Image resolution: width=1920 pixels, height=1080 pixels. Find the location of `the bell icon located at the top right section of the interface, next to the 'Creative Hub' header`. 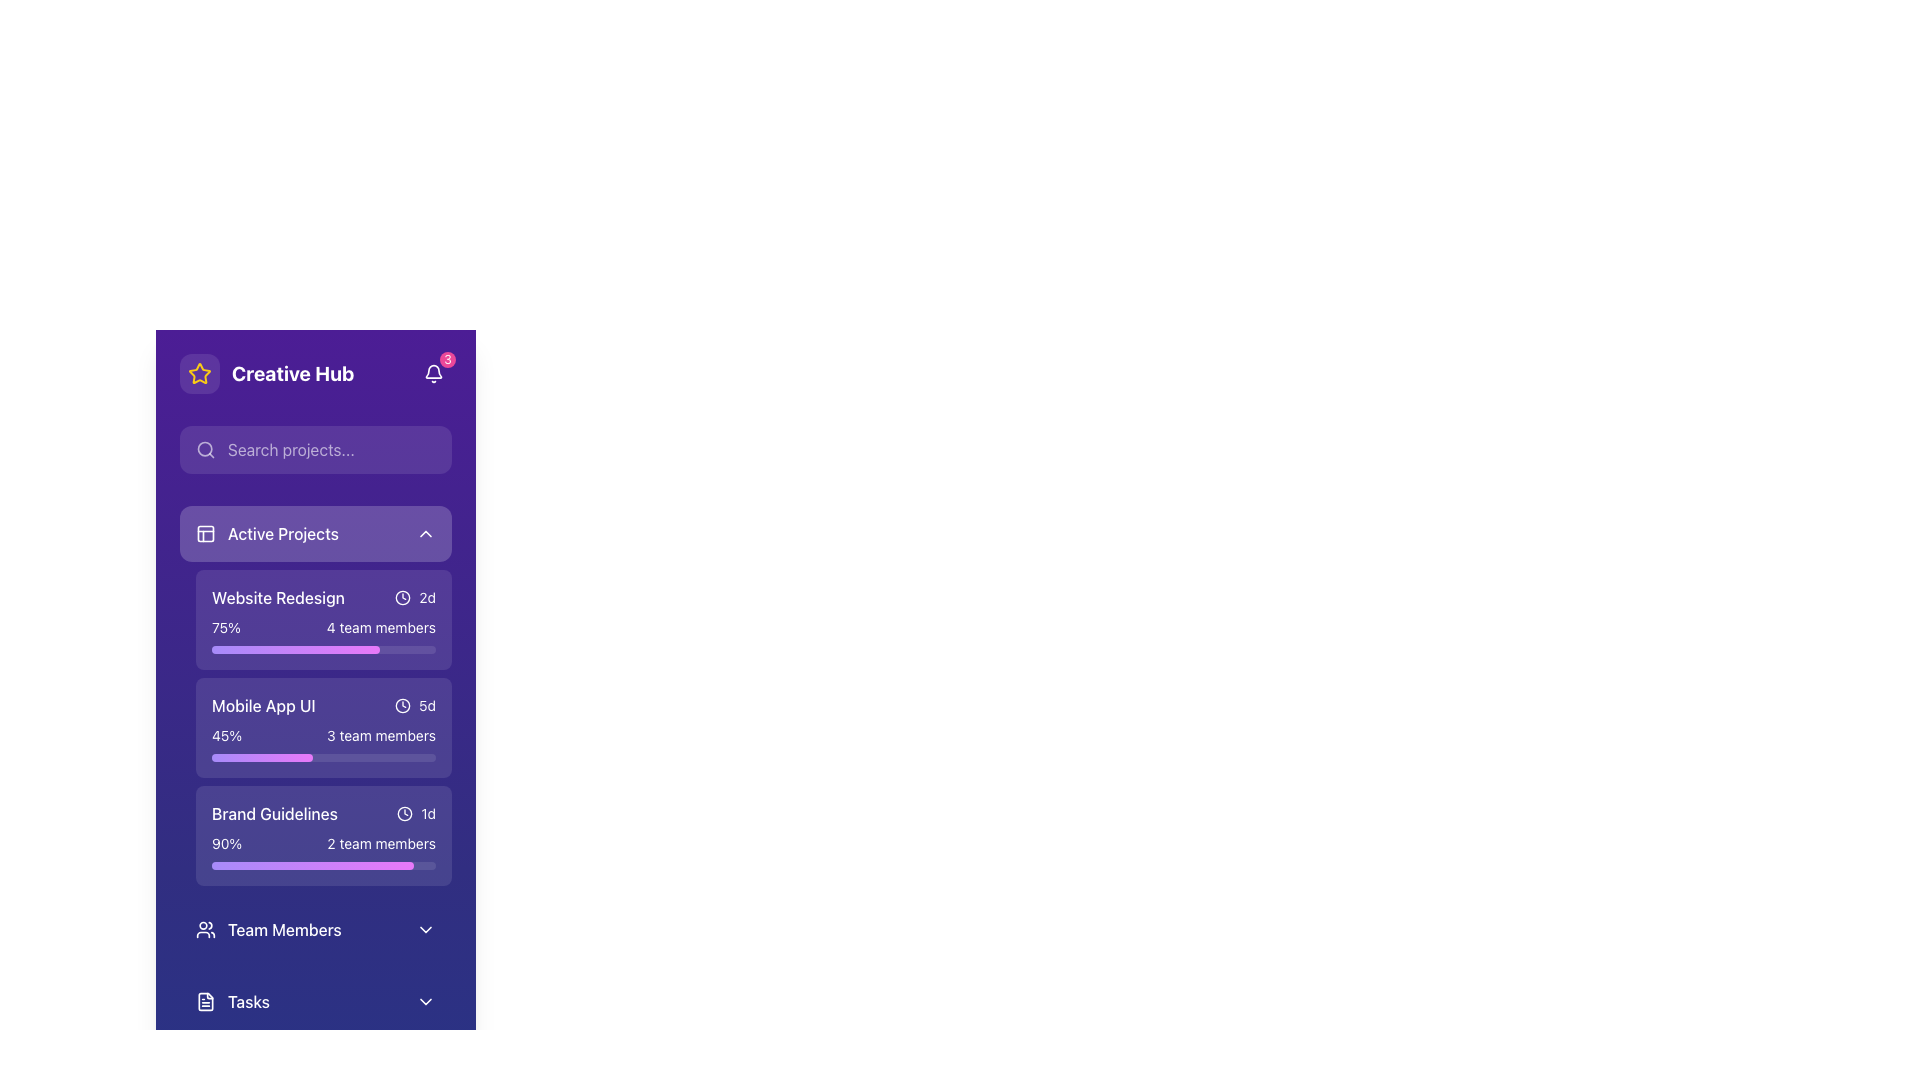

the bell icon located at the top right section of the interface, next to the 'Creative Hub' header is located at coordinates (432, 374).